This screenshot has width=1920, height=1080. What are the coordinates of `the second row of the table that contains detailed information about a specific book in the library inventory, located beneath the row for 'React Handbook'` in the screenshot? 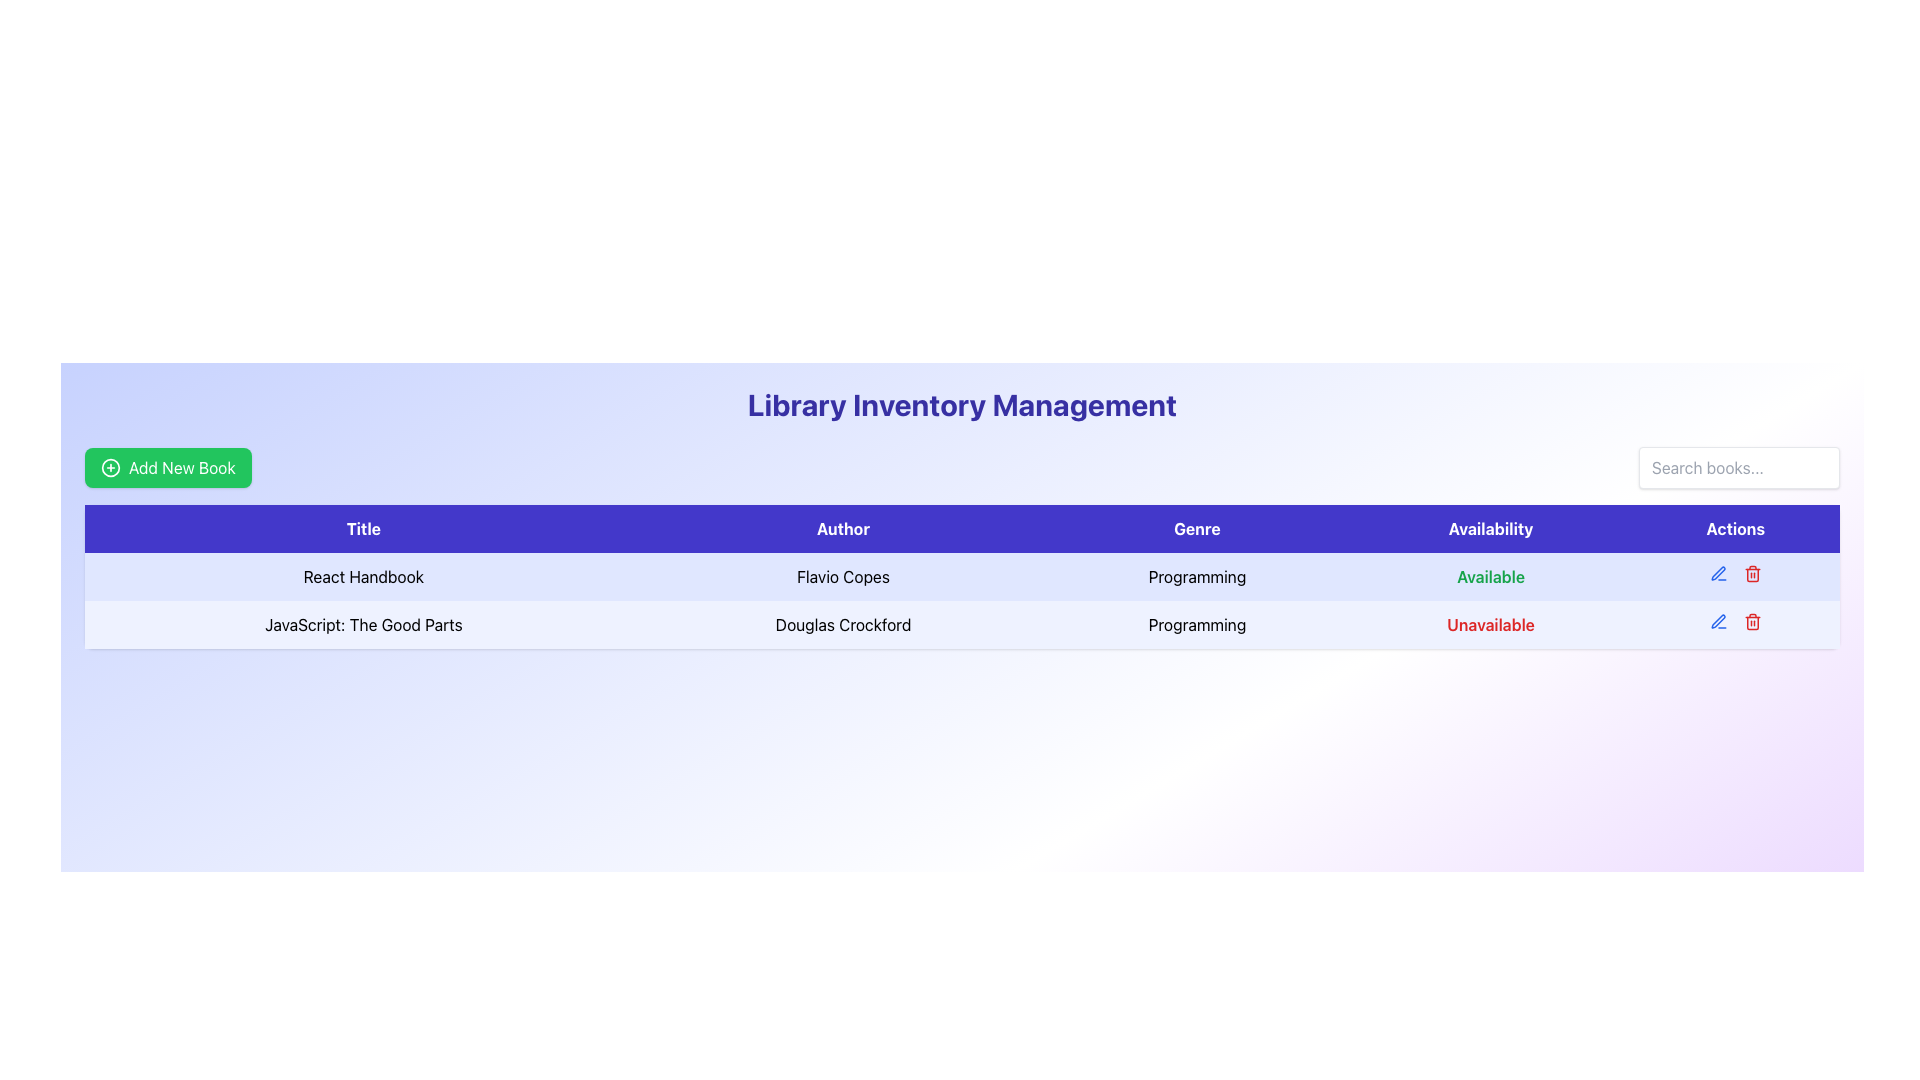 It's located at (962, 623).